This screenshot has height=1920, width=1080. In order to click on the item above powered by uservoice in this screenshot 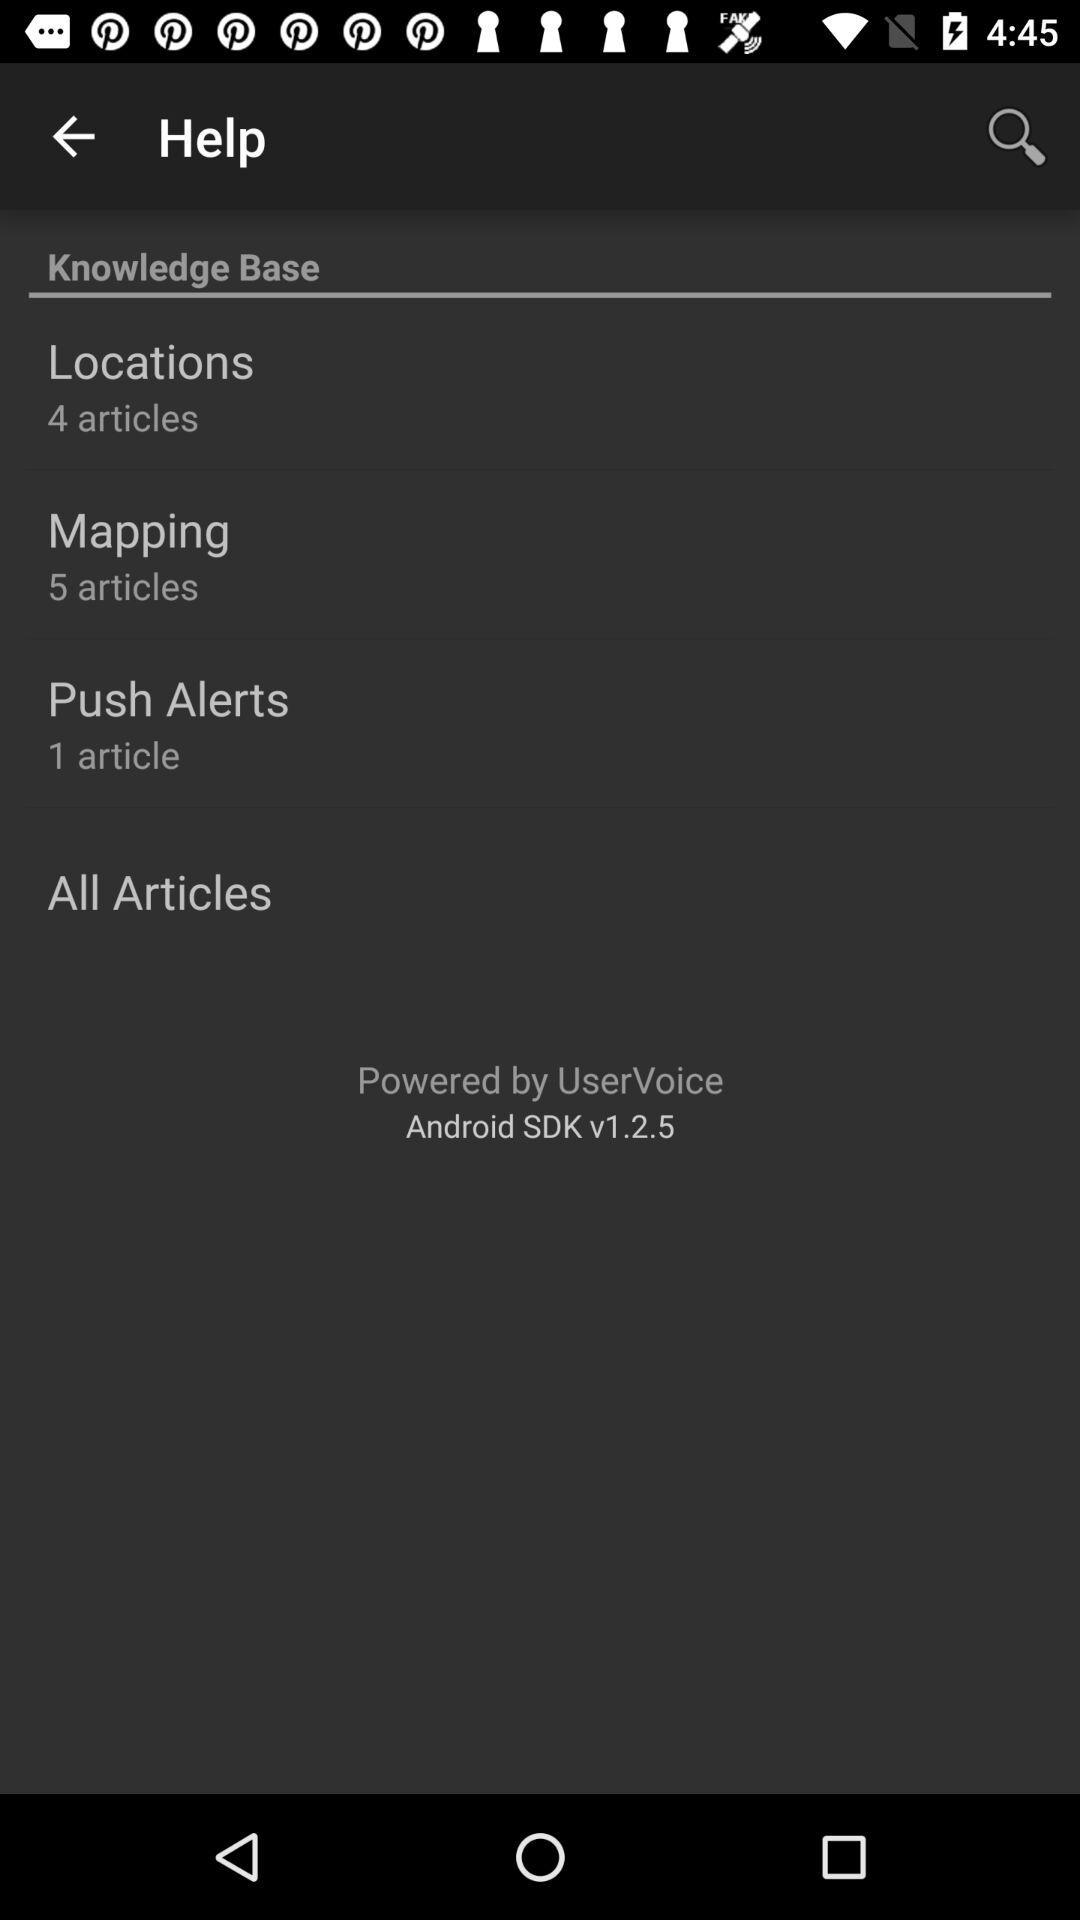, I will do `click(158, 890)`.